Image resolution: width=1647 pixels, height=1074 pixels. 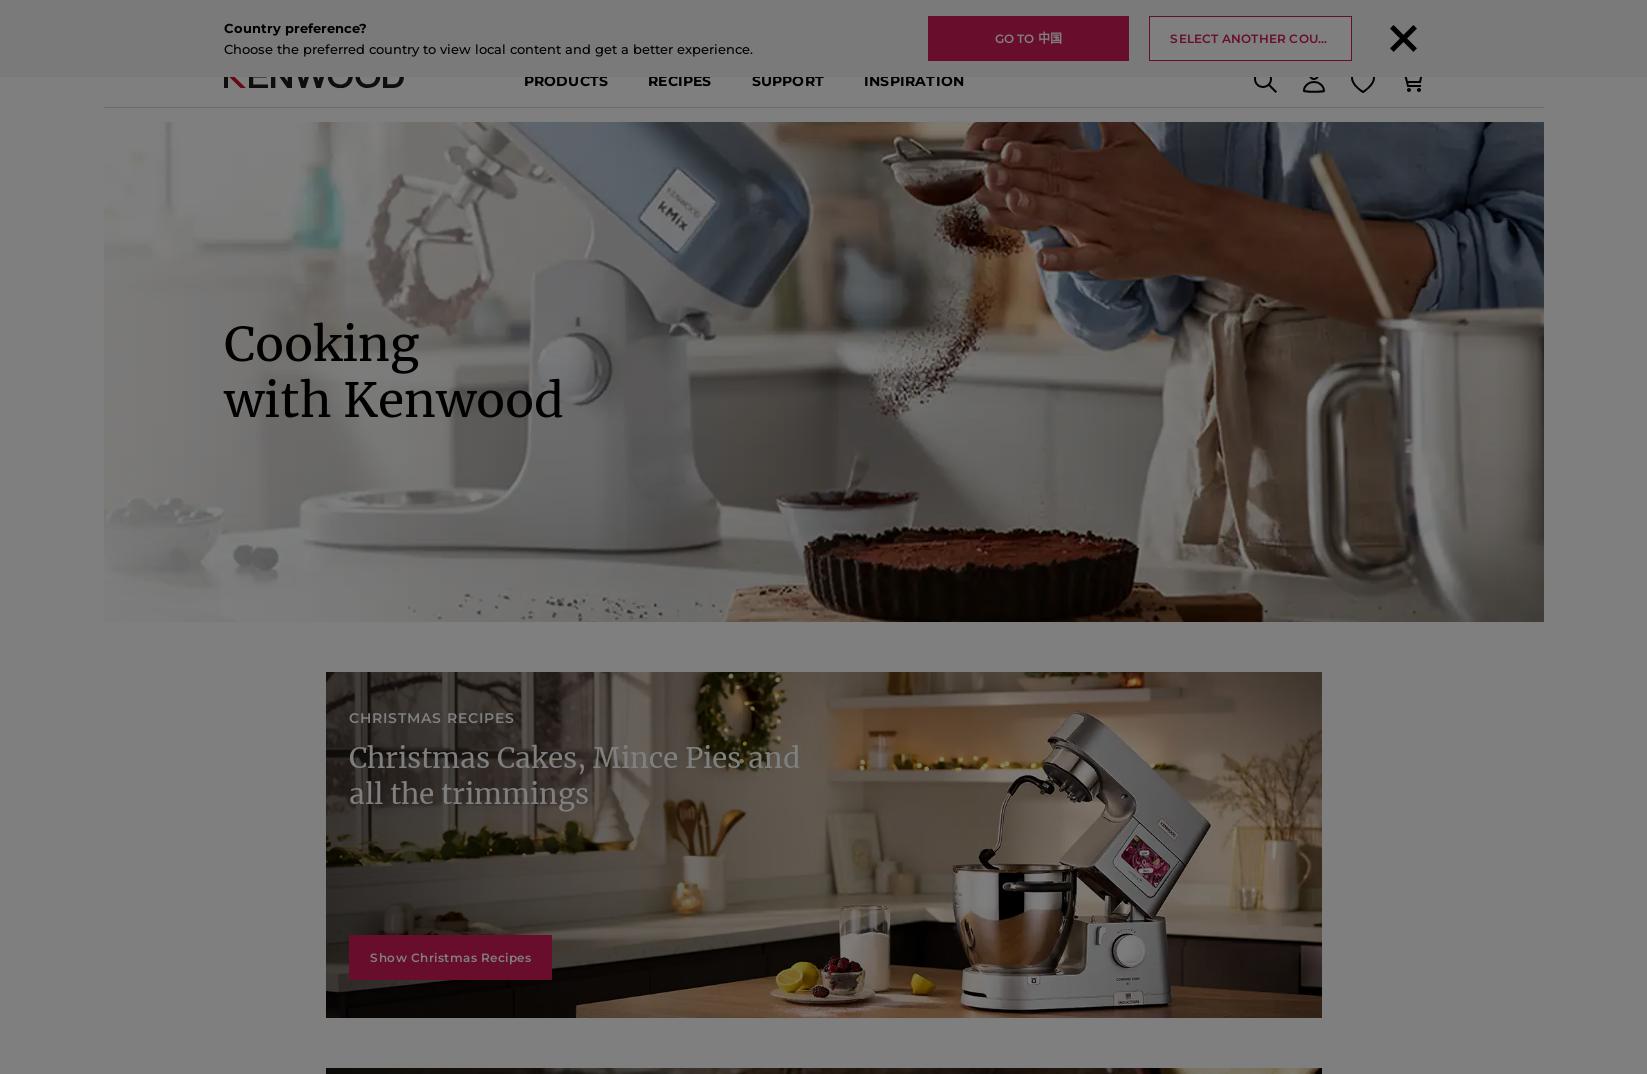 What do you see at coordinates (1259, 36) in the screenshot?
I see `'Select another country'` at bounding box center [1259, 36].